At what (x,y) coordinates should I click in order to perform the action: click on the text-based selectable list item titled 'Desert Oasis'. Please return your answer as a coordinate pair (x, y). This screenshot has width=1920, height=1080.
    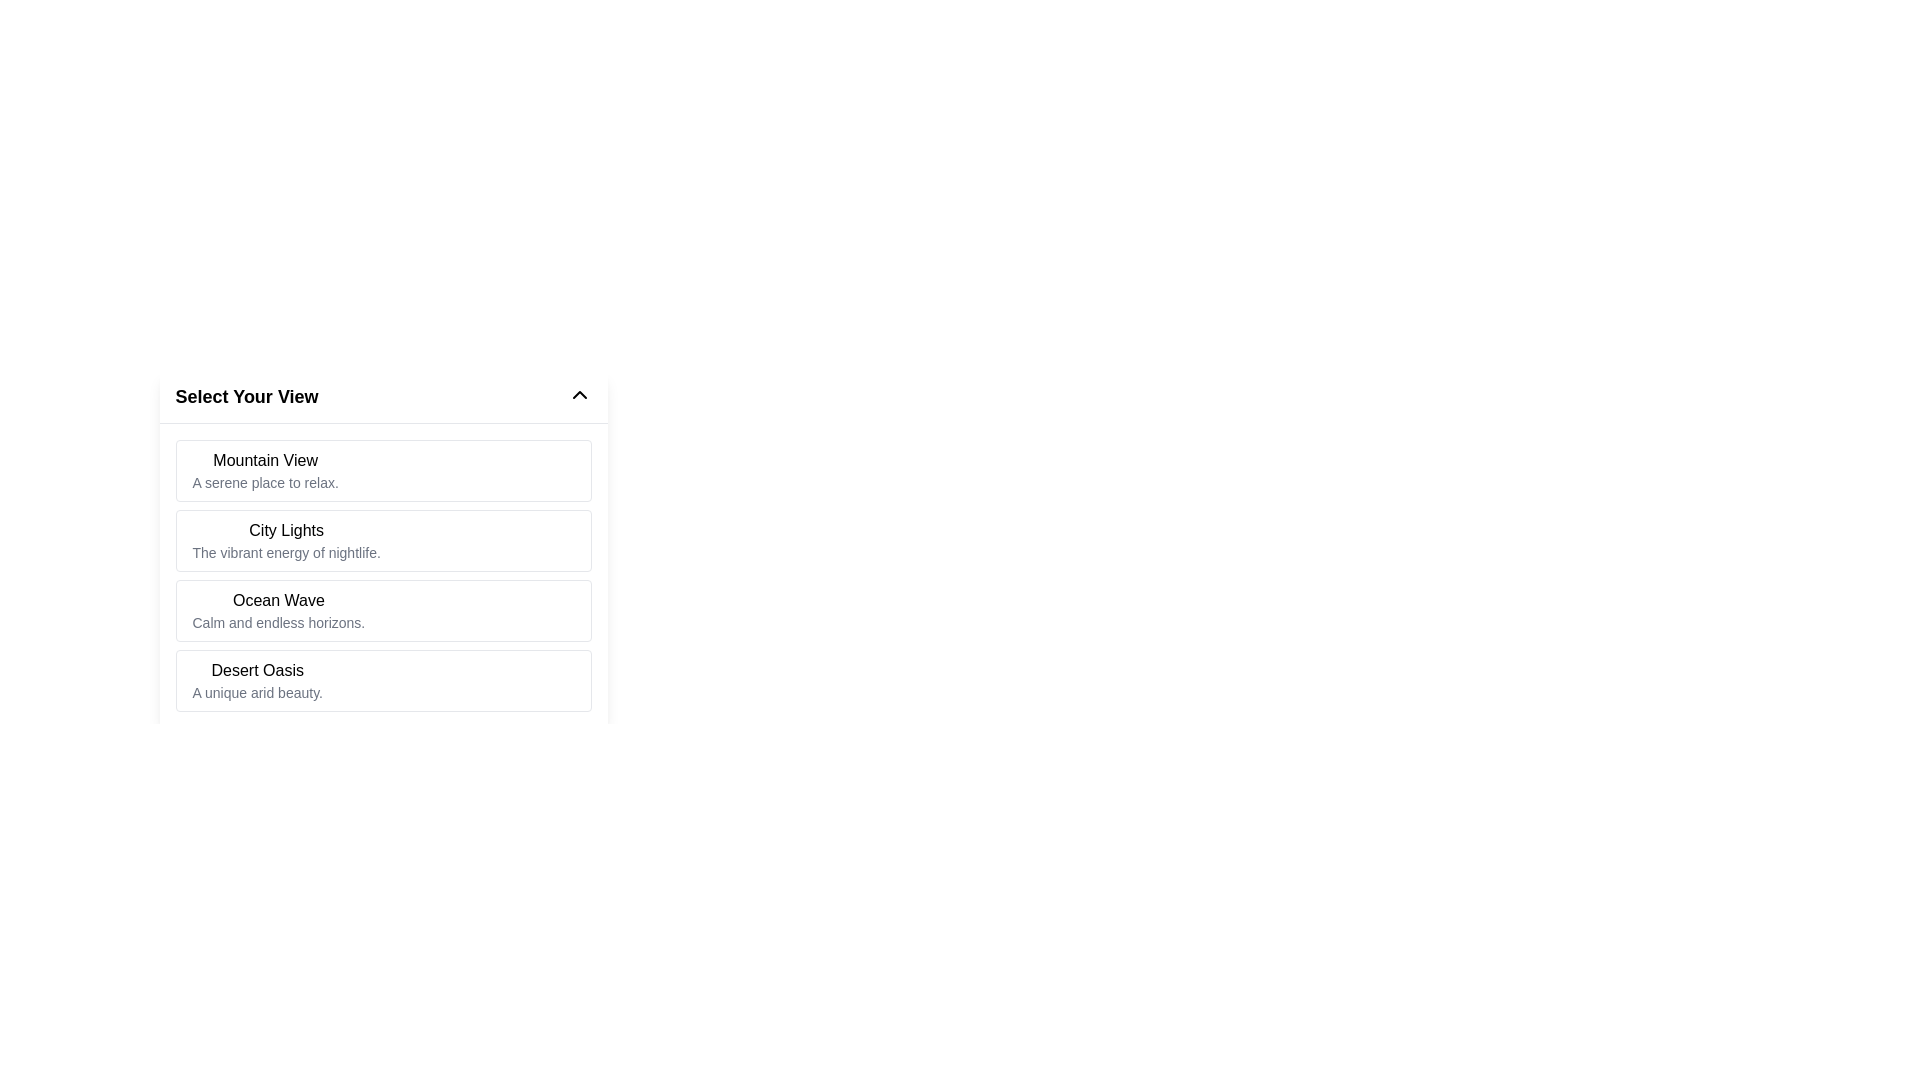
    Looking at the image, I should click on (256, 680).